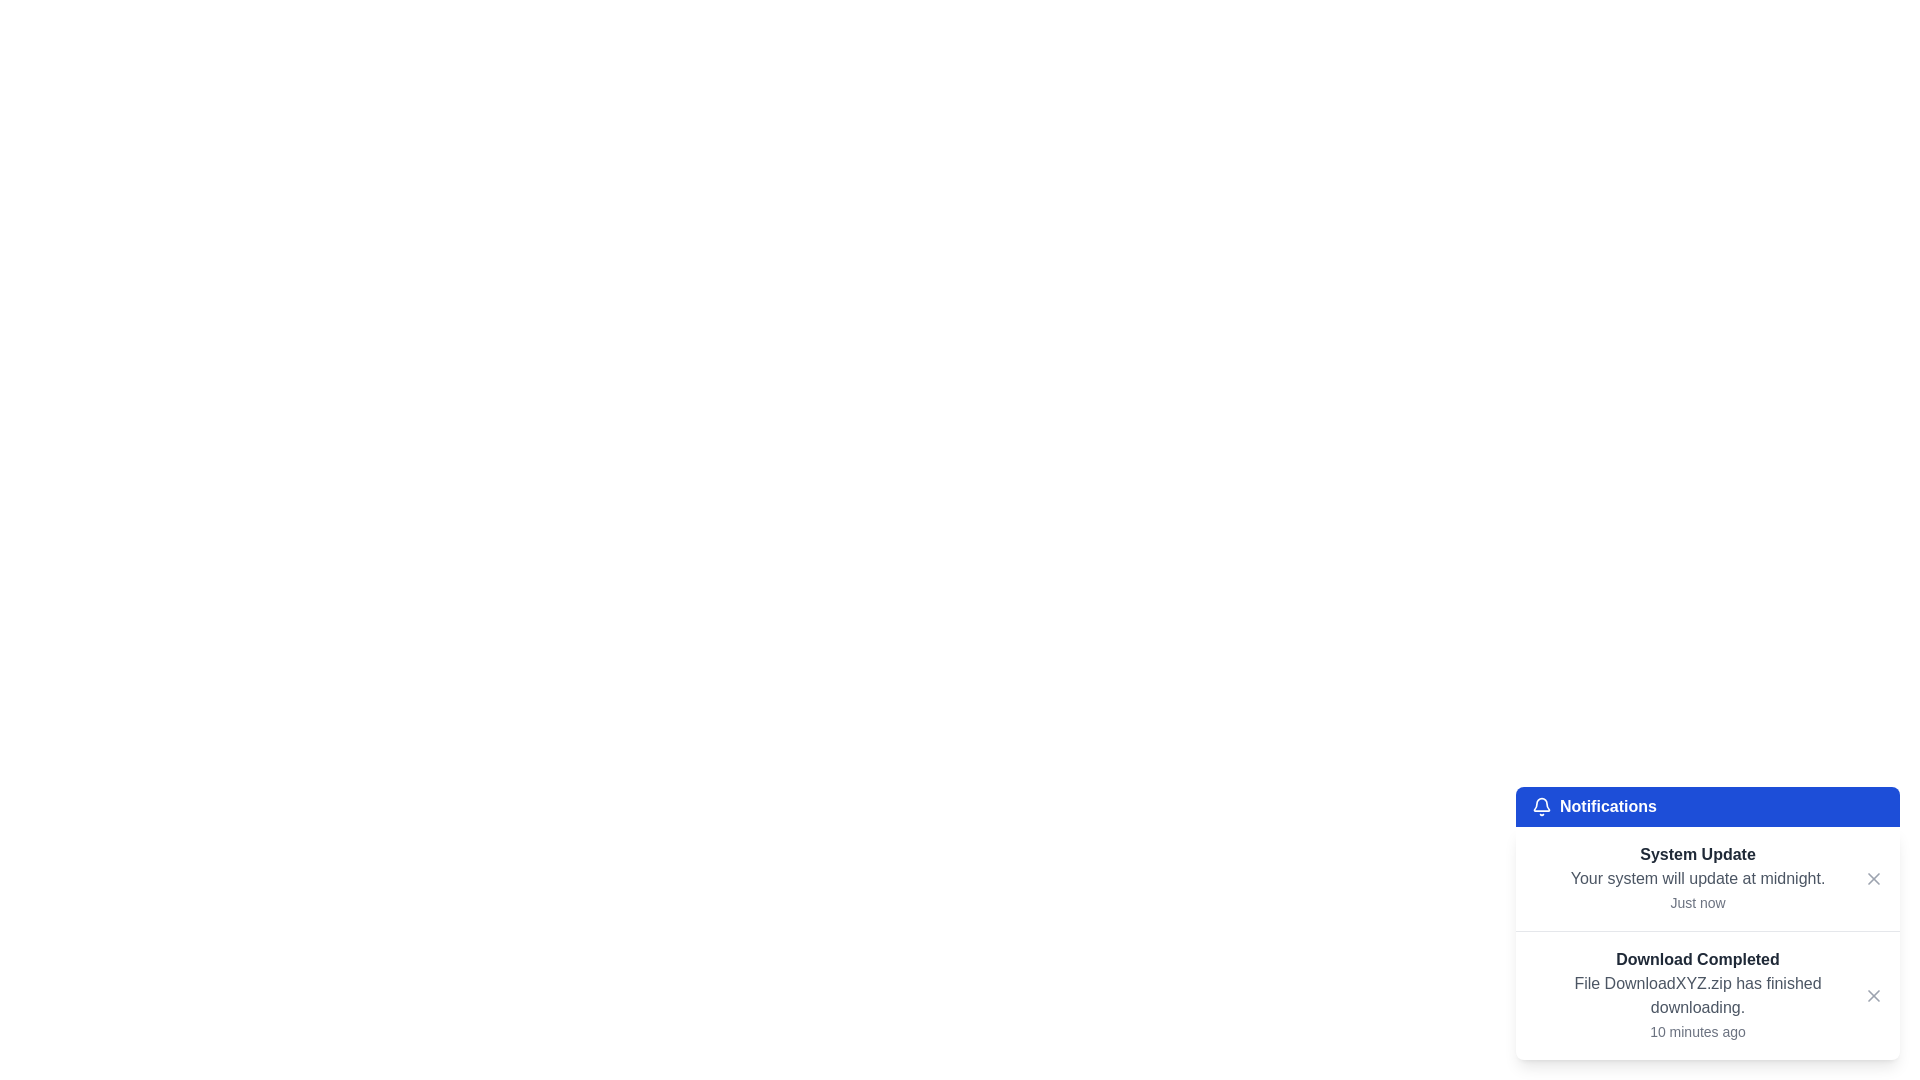  What do you see at coordinates (1697, 878) in the screenshot?
I see `notification about the system update scheduled at midnight from the top of the Notifications list` at bounding box center [1697, 878].